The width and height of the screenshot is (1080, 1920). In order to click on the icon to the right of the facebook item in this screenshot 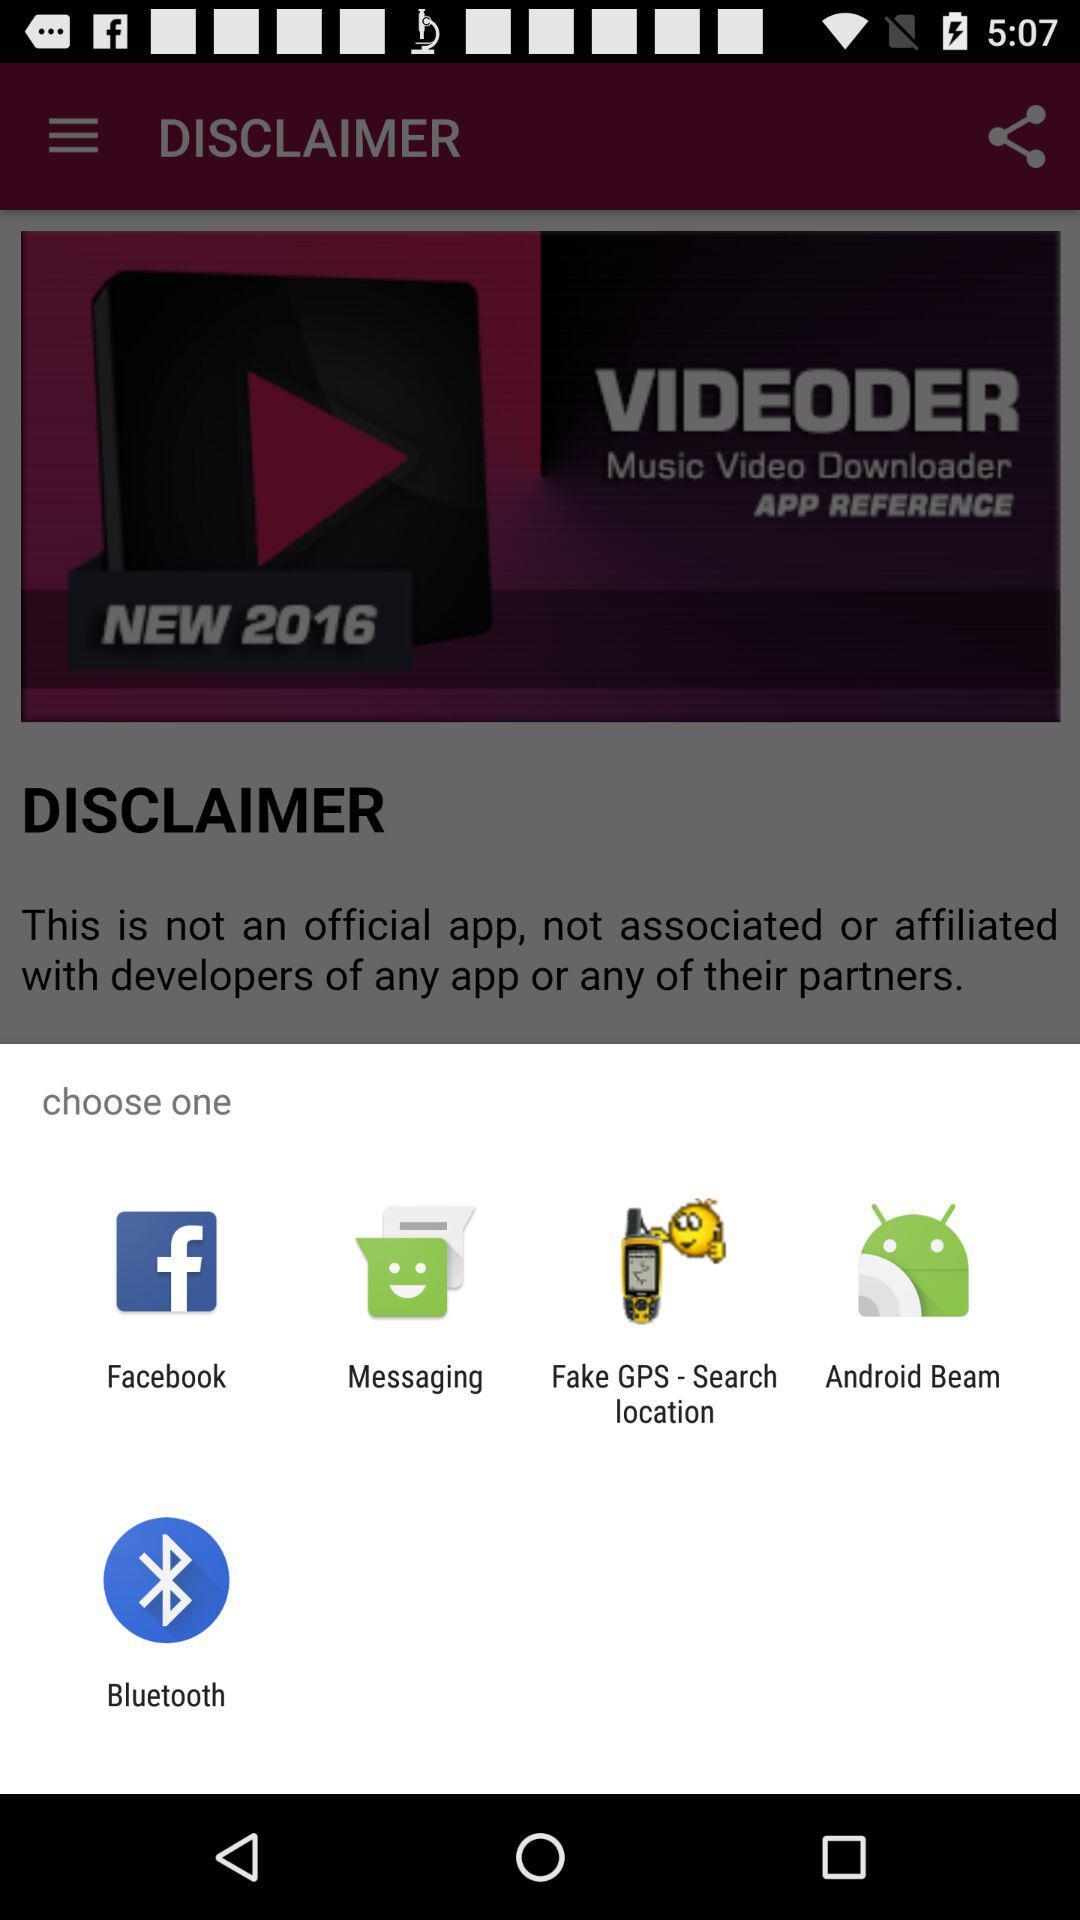, I will do `click(414, 1392)`.